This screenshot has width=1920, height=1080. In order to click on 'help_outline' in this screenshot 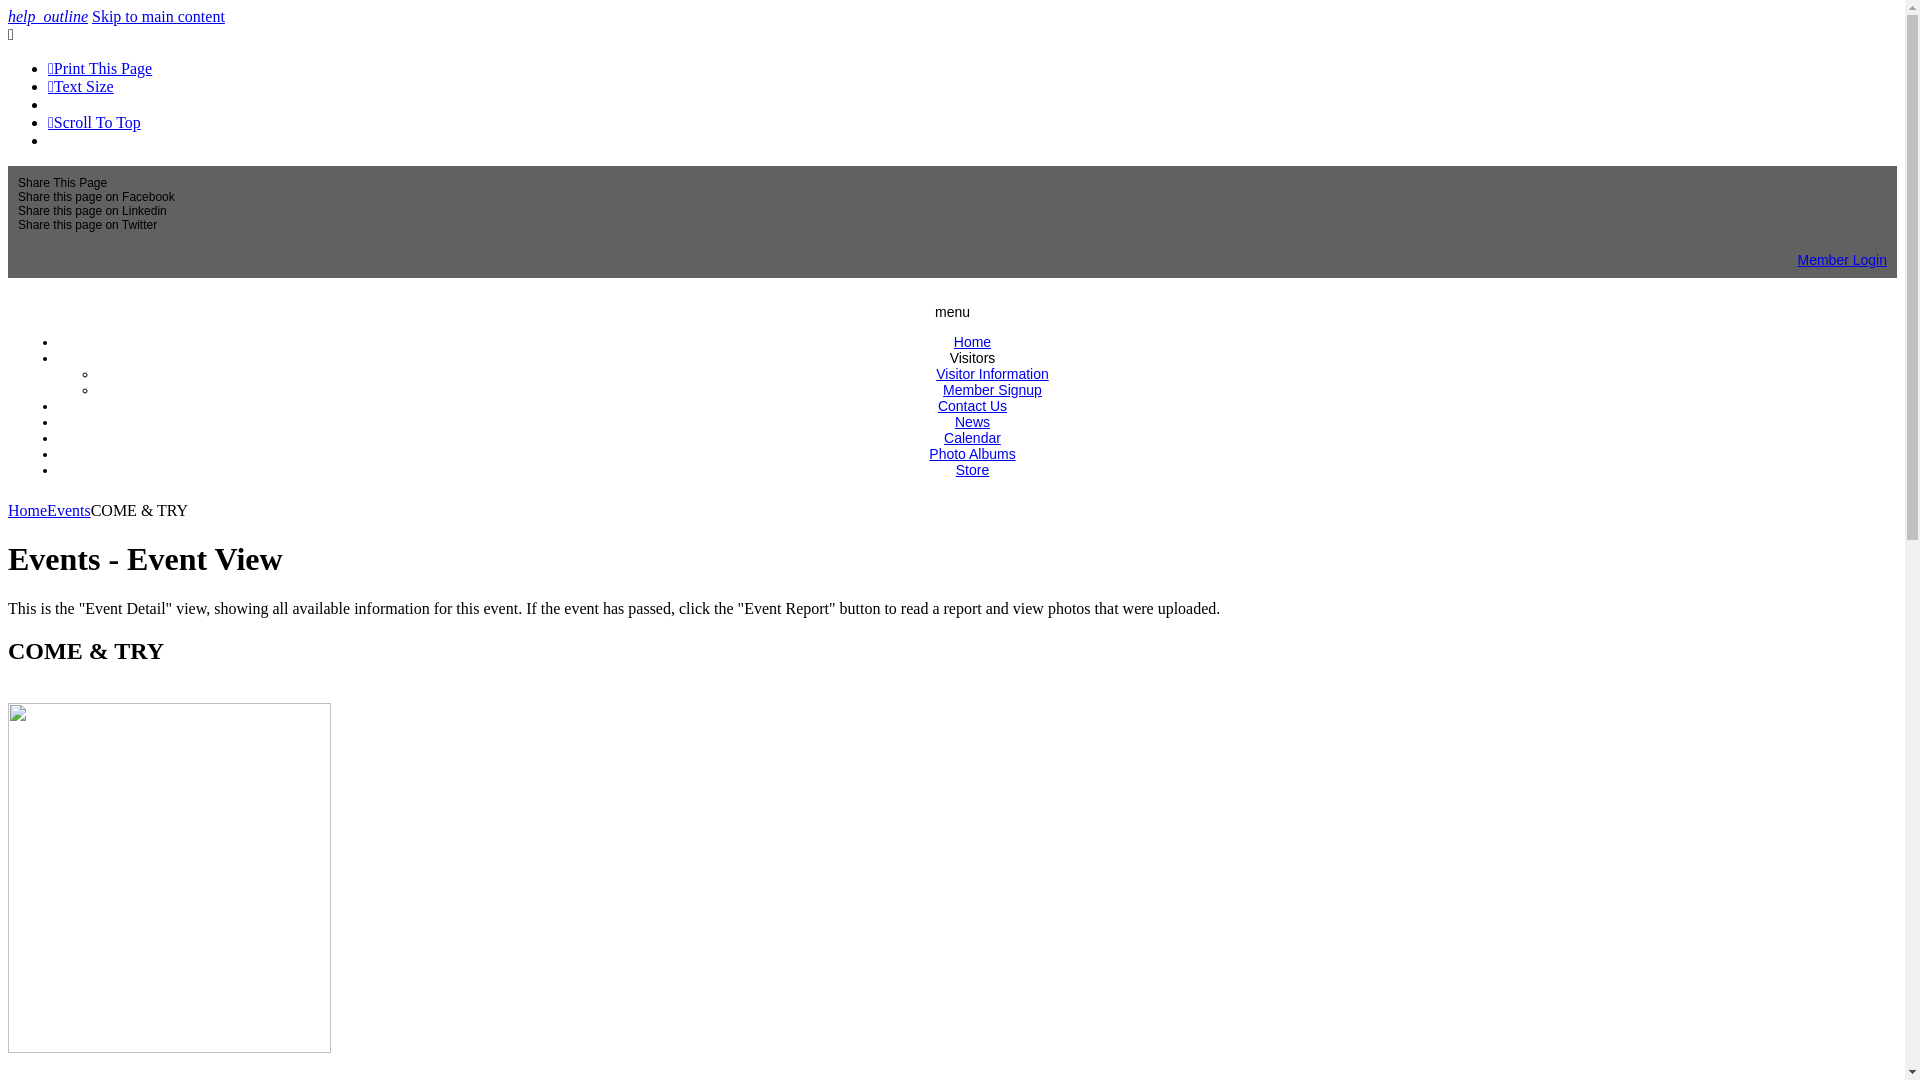, I will do `click(48, 16)`.